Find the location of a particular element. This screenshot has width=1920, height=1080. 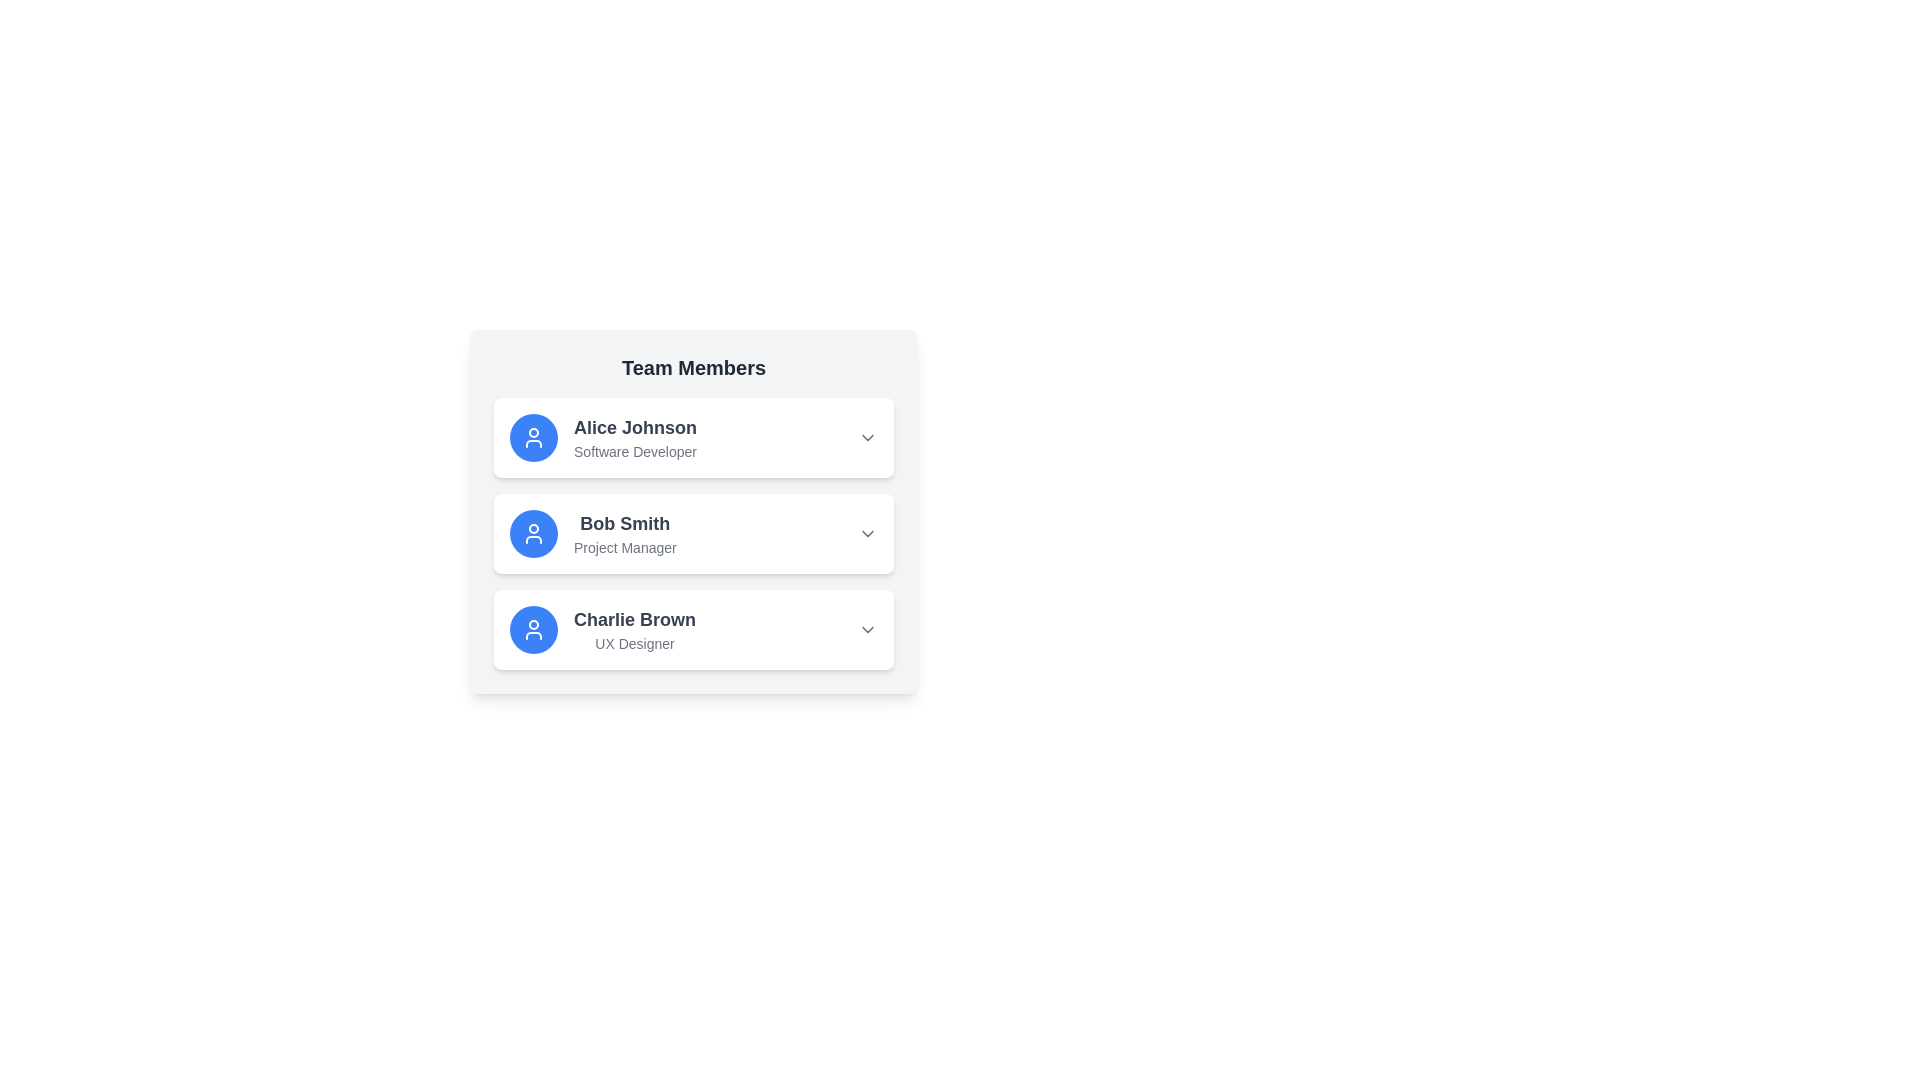

the Profile entry display for Bob Smith, the Project Manager, located centrally in the Team Members list as the second item is located at coordinates (592, 532).